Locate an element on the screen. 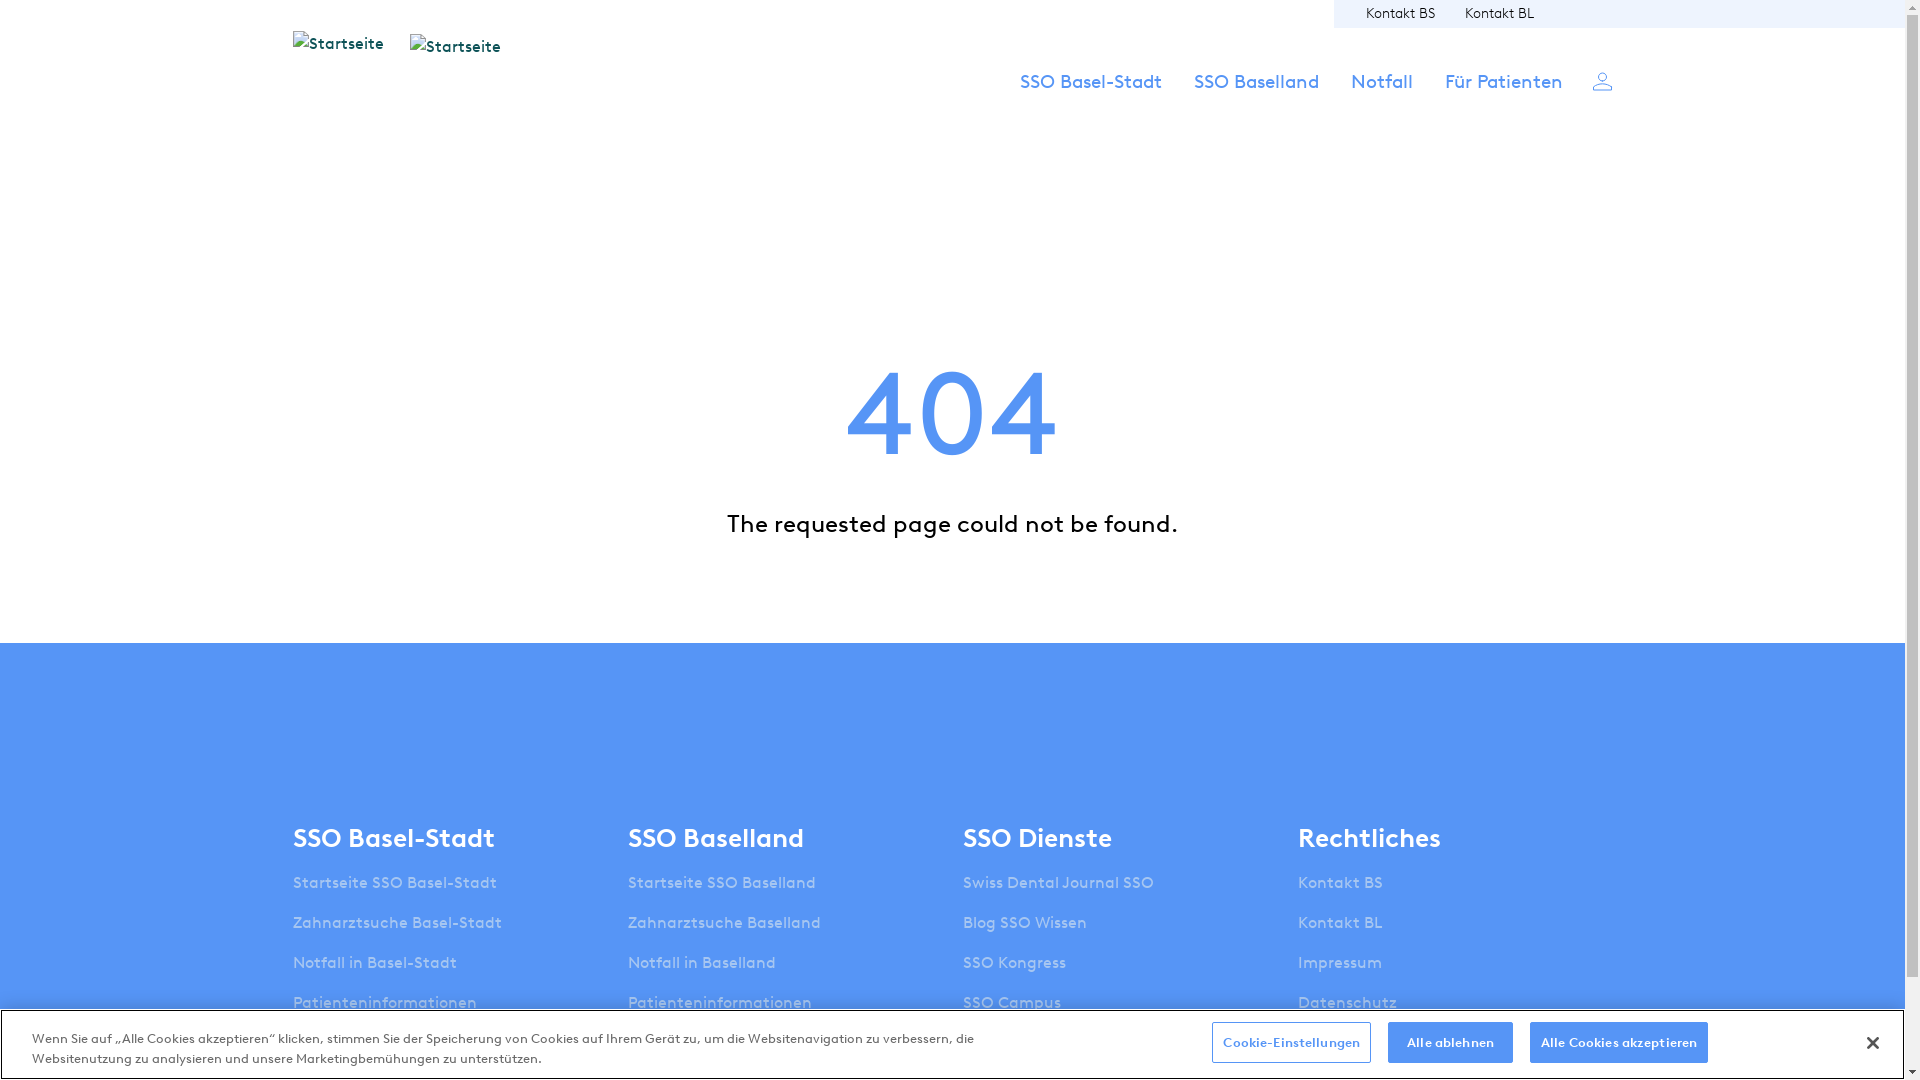 The width and height of the screenshot is (1920, 1080). 'Zahnarztsuche Baselland' is located at coordinates (627, 922).